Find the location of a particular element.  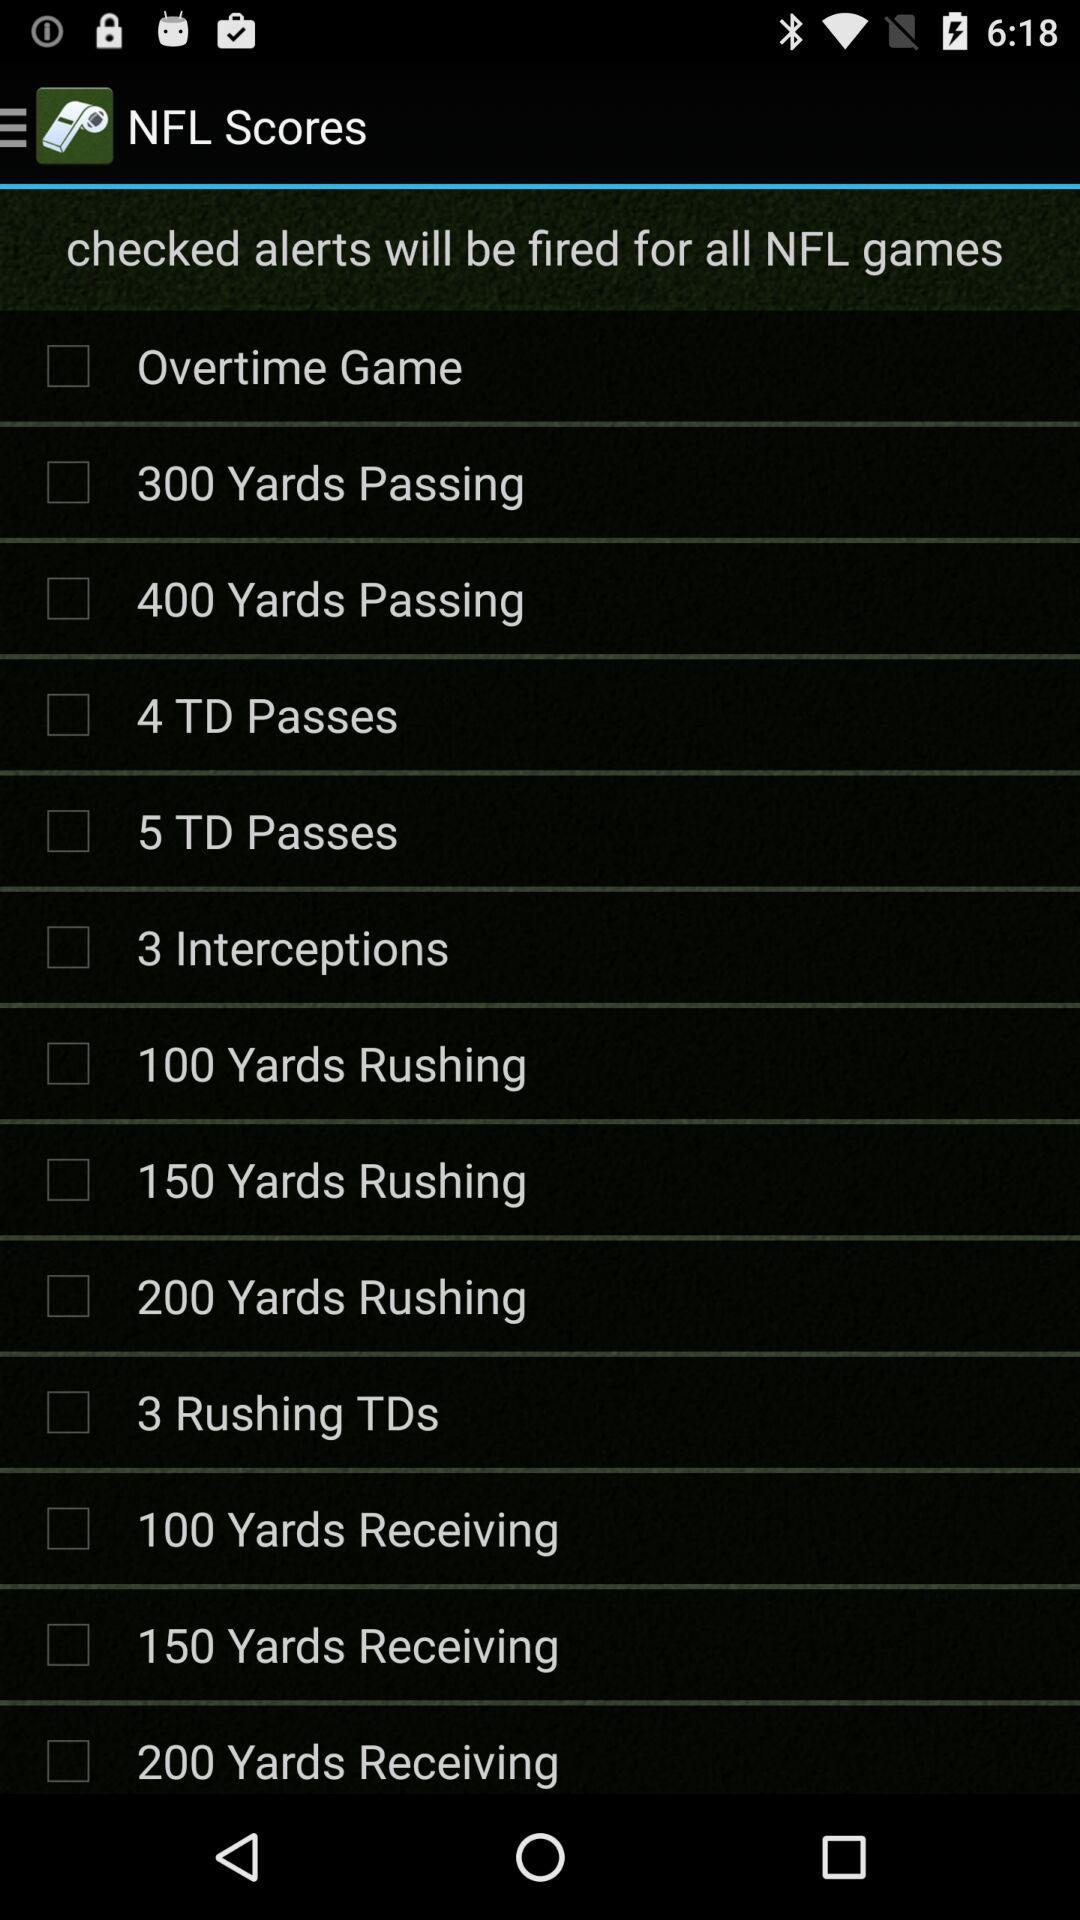

the icon beside nfl scores is located at coordinates (72, 124).